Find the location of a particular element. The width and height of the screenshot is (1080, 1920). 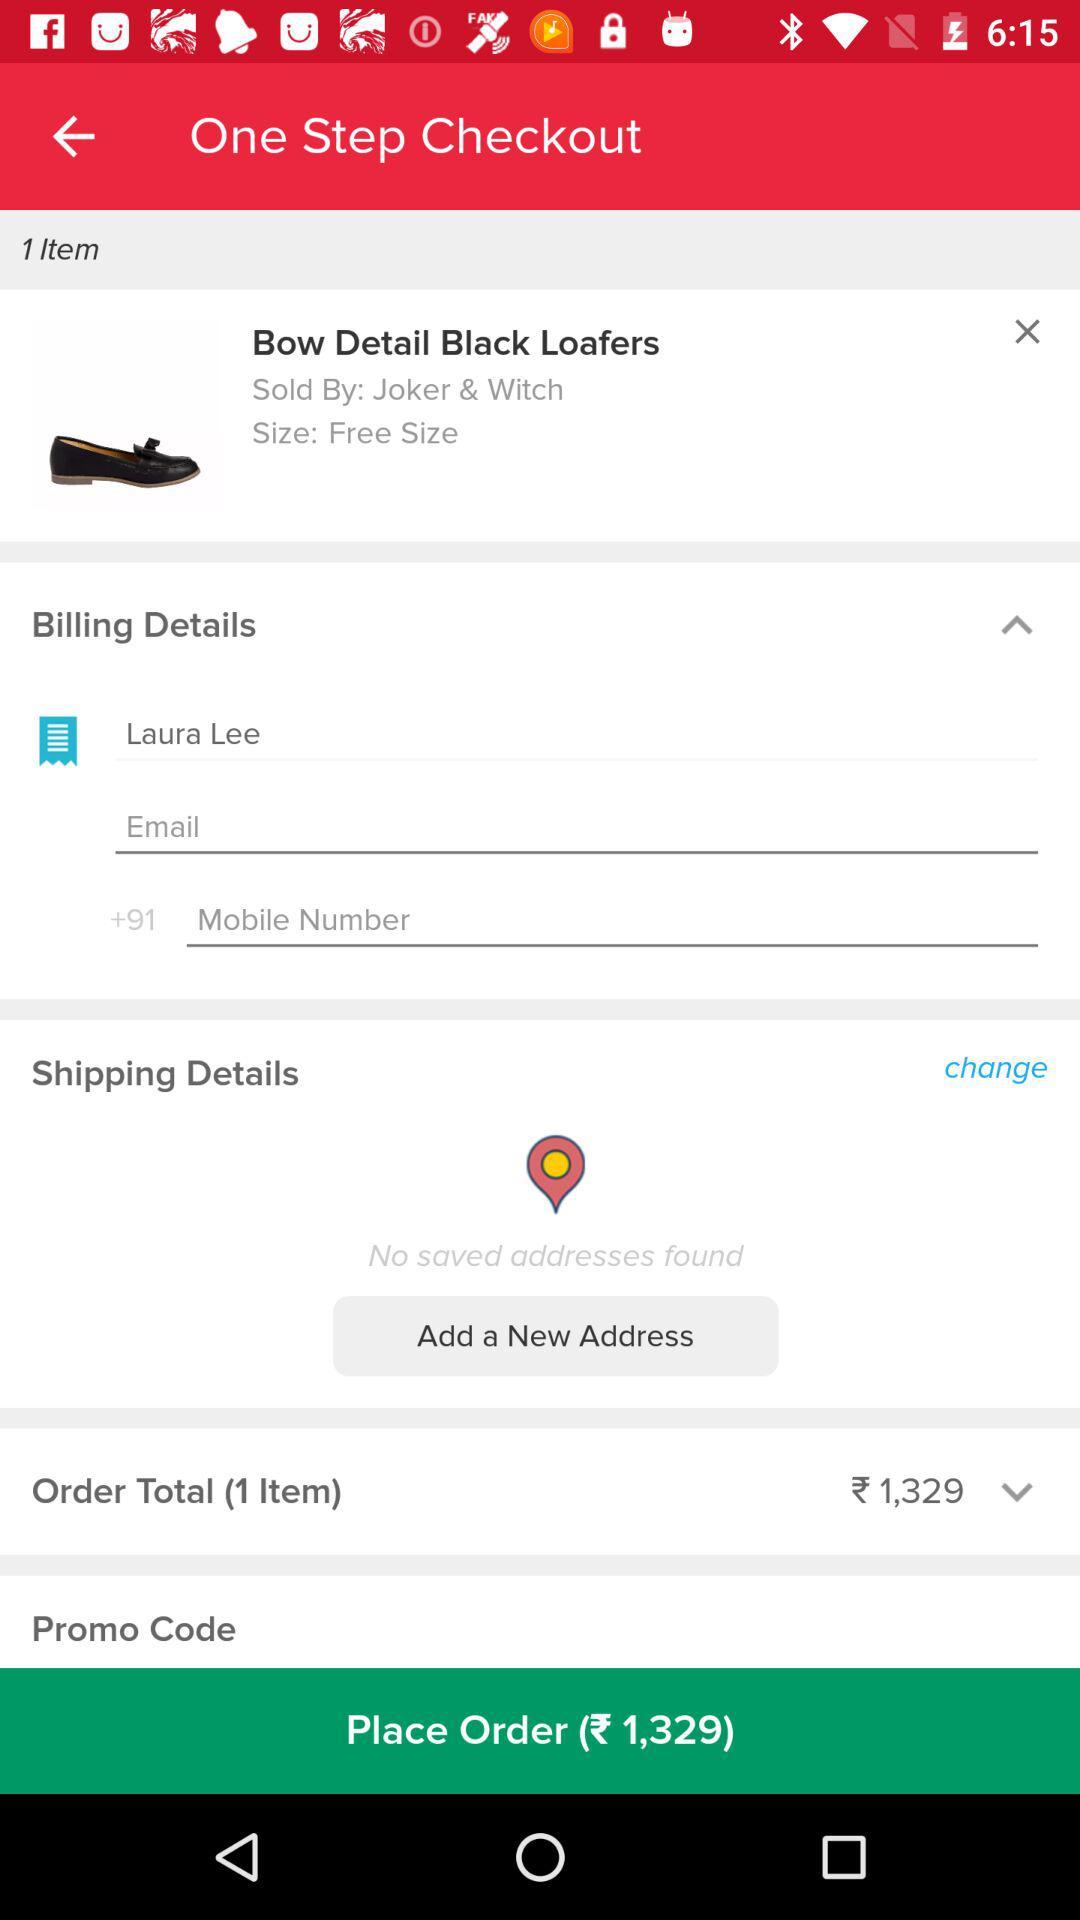

icon below 1 item is located at coordinates (126, 414).